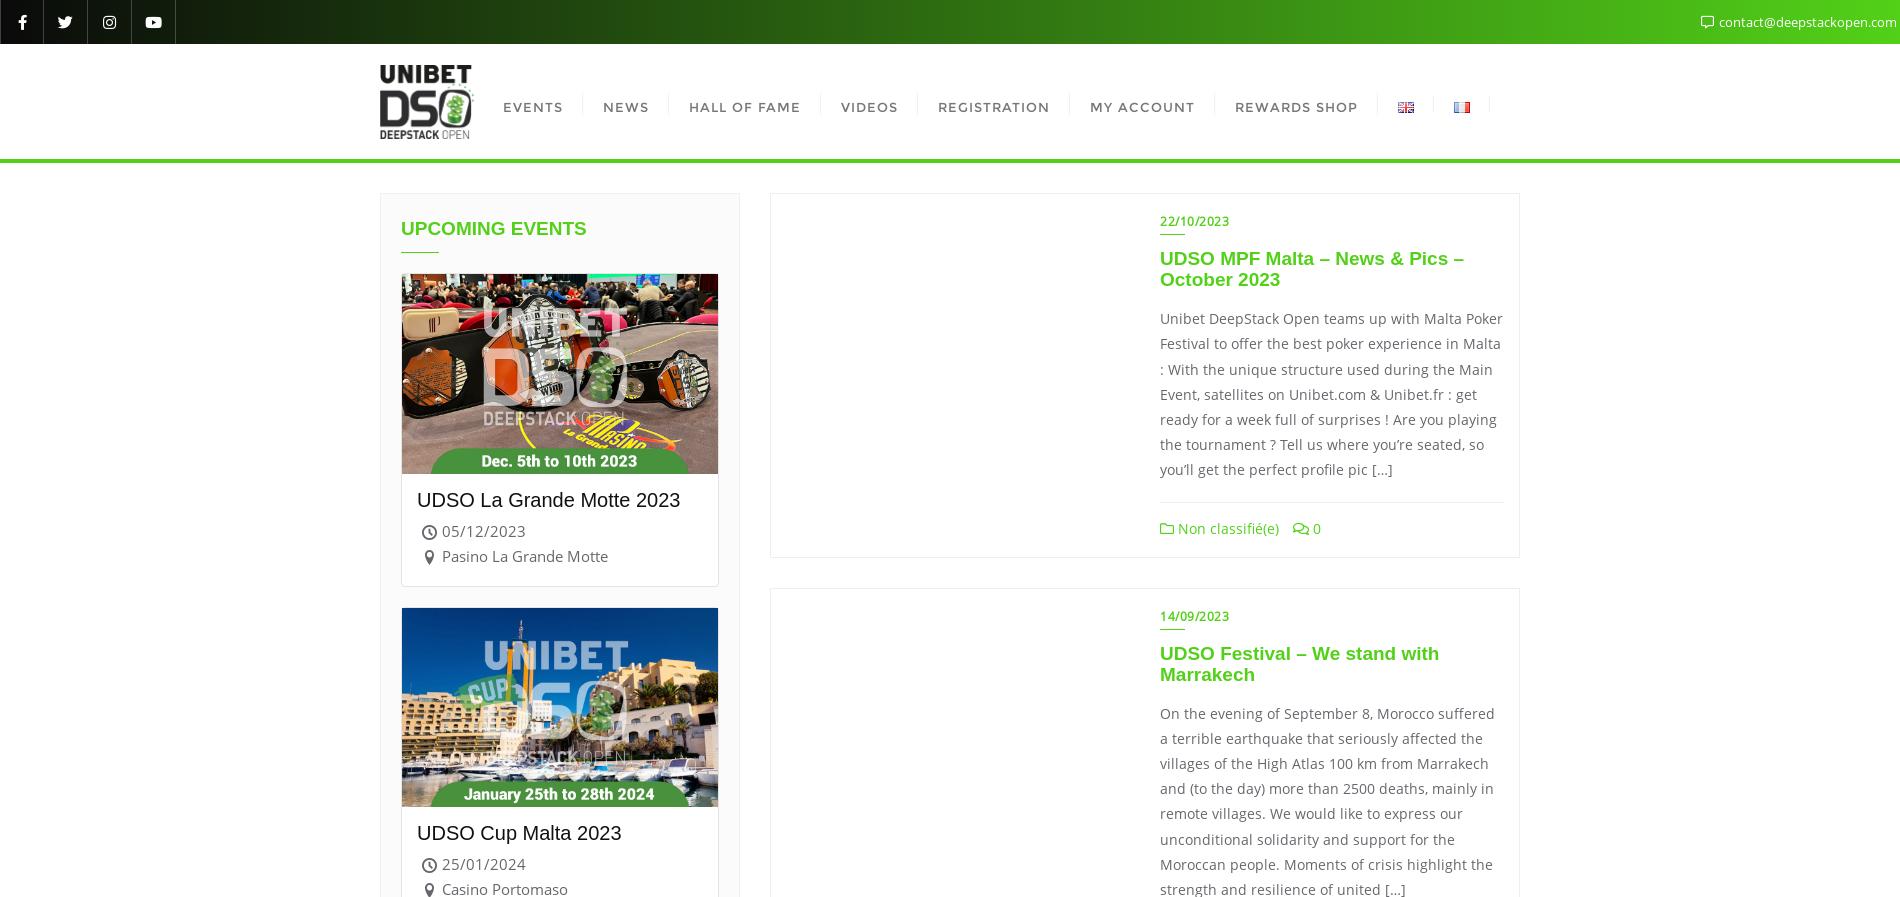  Describe the element at coordinates (548, 499) in the screenshot. I see `'UDSO La Grande Motte 2023'` at that location.